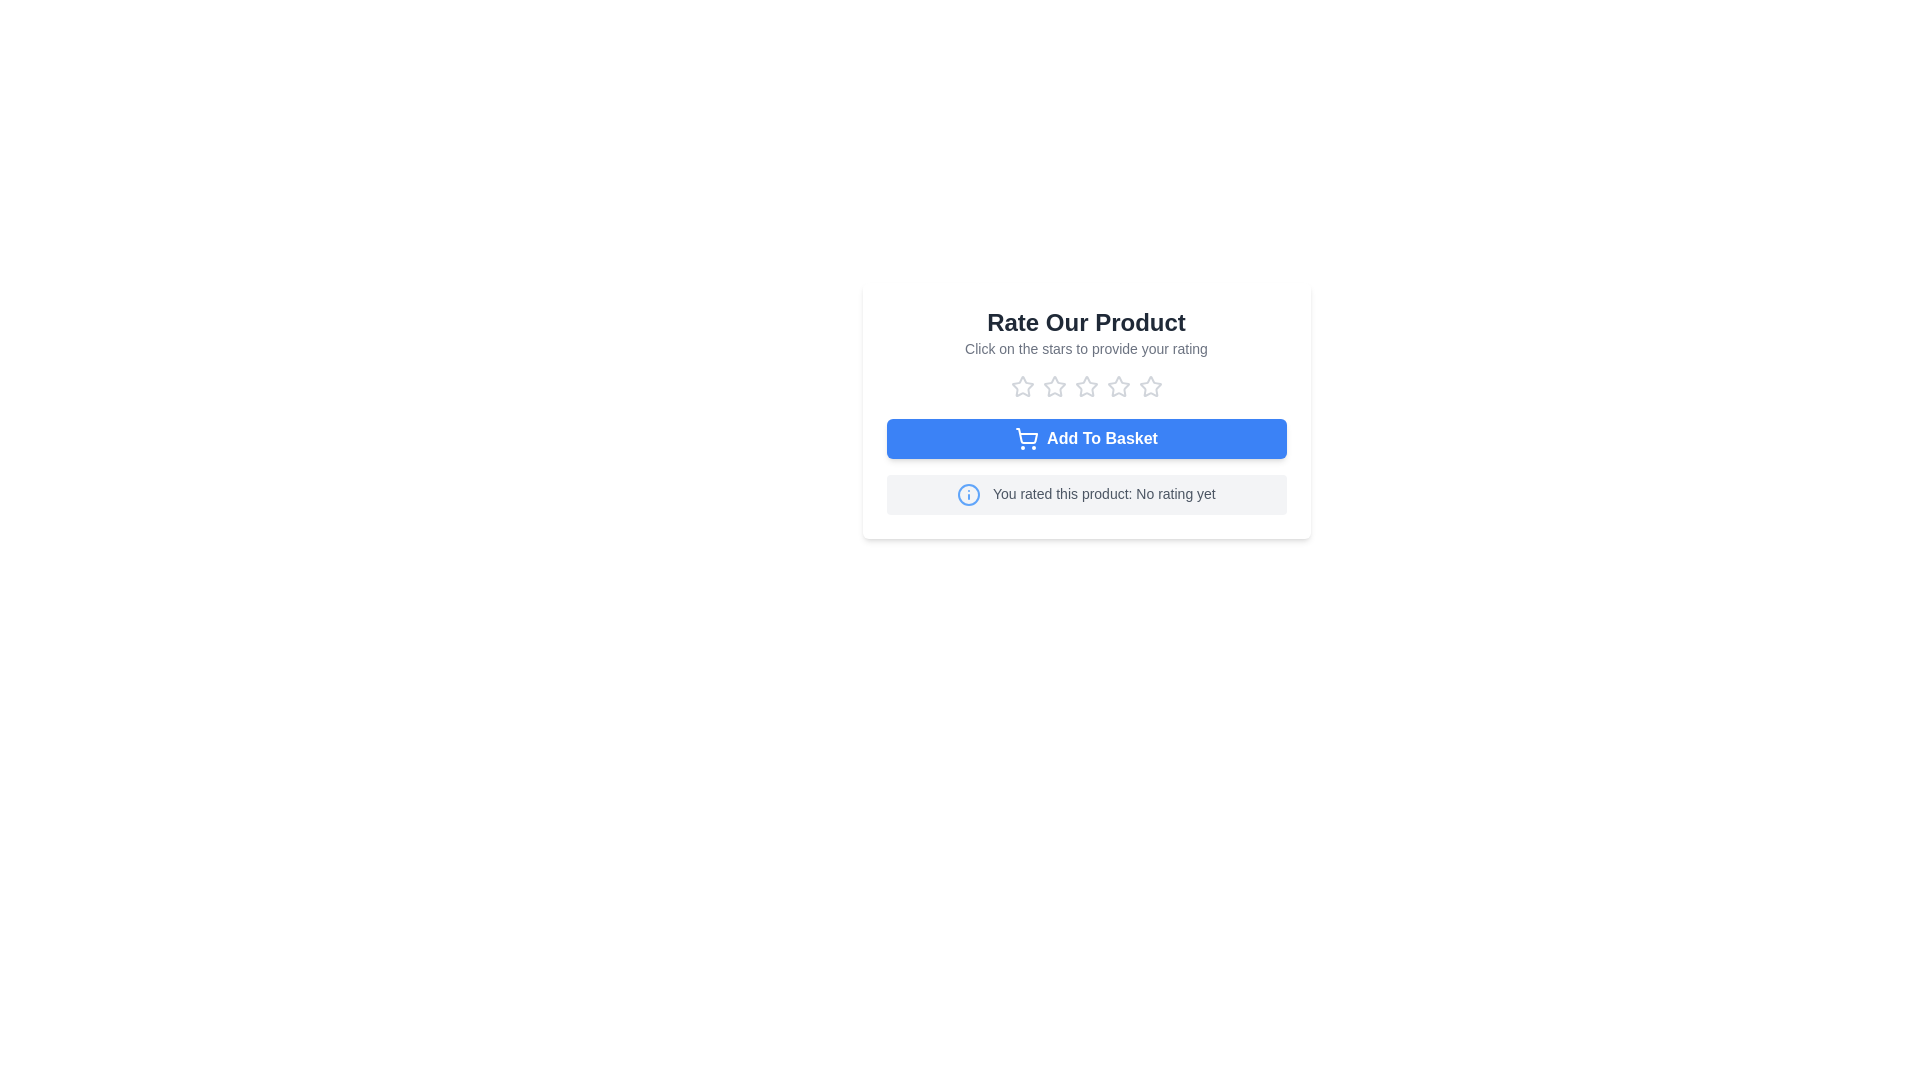 This screenshot has height=1080, width=1920. Describe the element at coordinates (969, 494) in the screenshot. I see `the outermost circular boundary of the SVG icon located in the bottom left of the rating section, near the text 'You rated this product: No rating yet.'` at that location.